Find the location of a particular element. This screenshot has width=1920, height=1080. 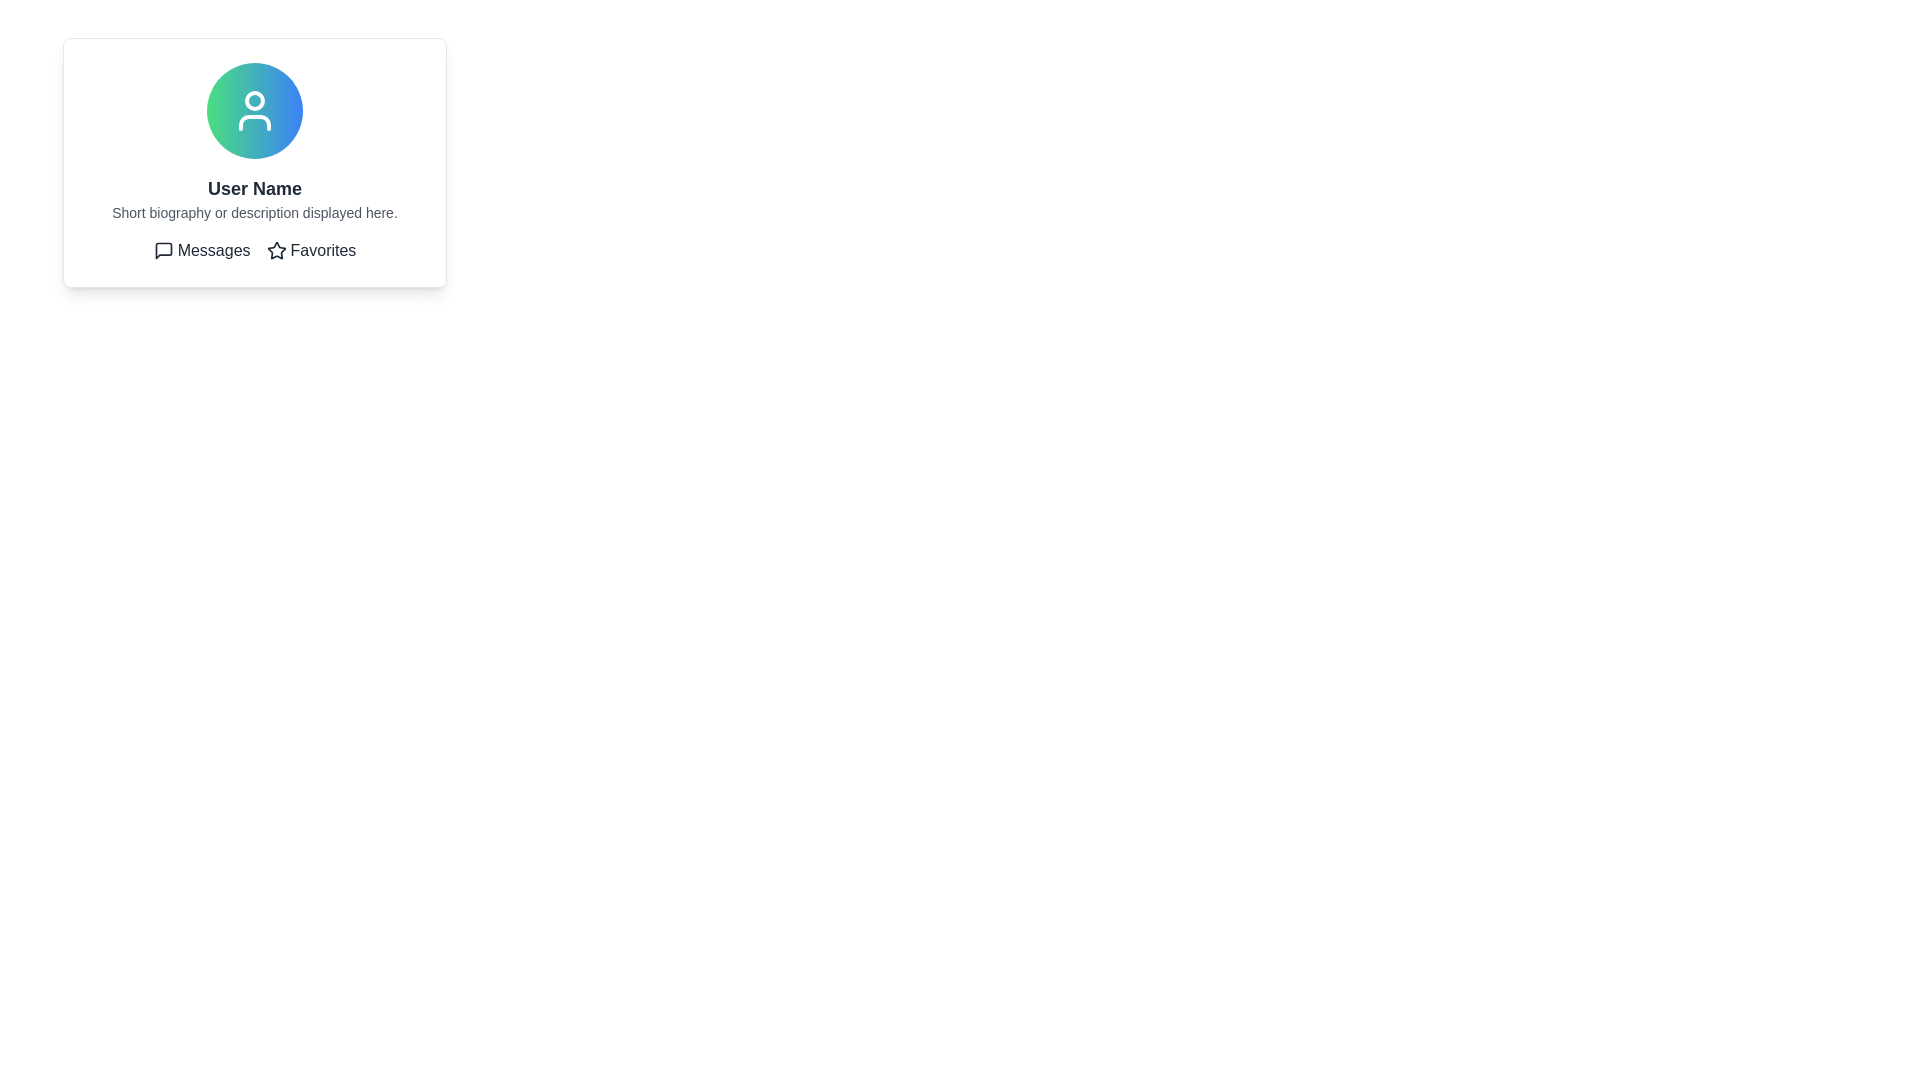

the button that accesses messages, which is the first item in a row below the user profile card, to change its appearance is located at coordinates (202, 249).